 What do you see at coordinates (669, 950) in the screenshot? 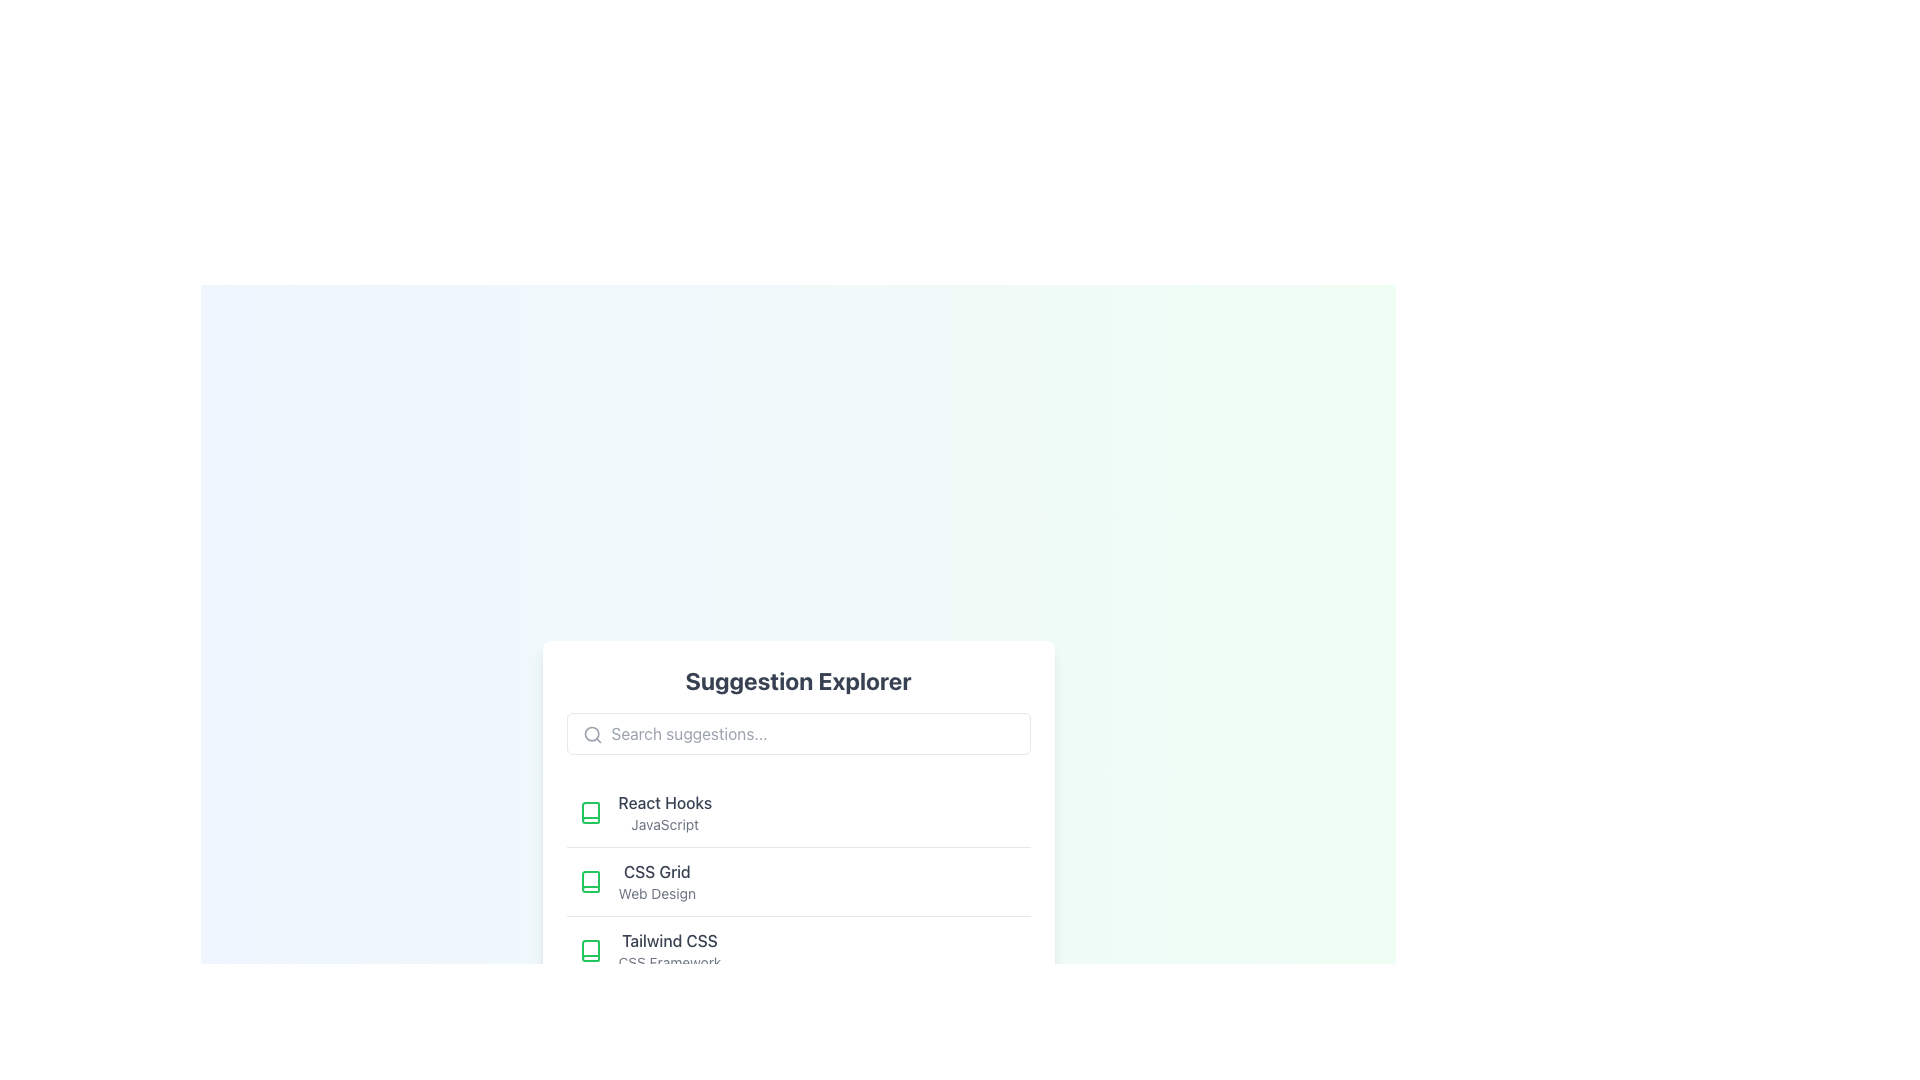
I see `the List Item displaying 'Tailwind CSS' with the subtitle 'CSS Framework'` at bounding box center [669, 950].